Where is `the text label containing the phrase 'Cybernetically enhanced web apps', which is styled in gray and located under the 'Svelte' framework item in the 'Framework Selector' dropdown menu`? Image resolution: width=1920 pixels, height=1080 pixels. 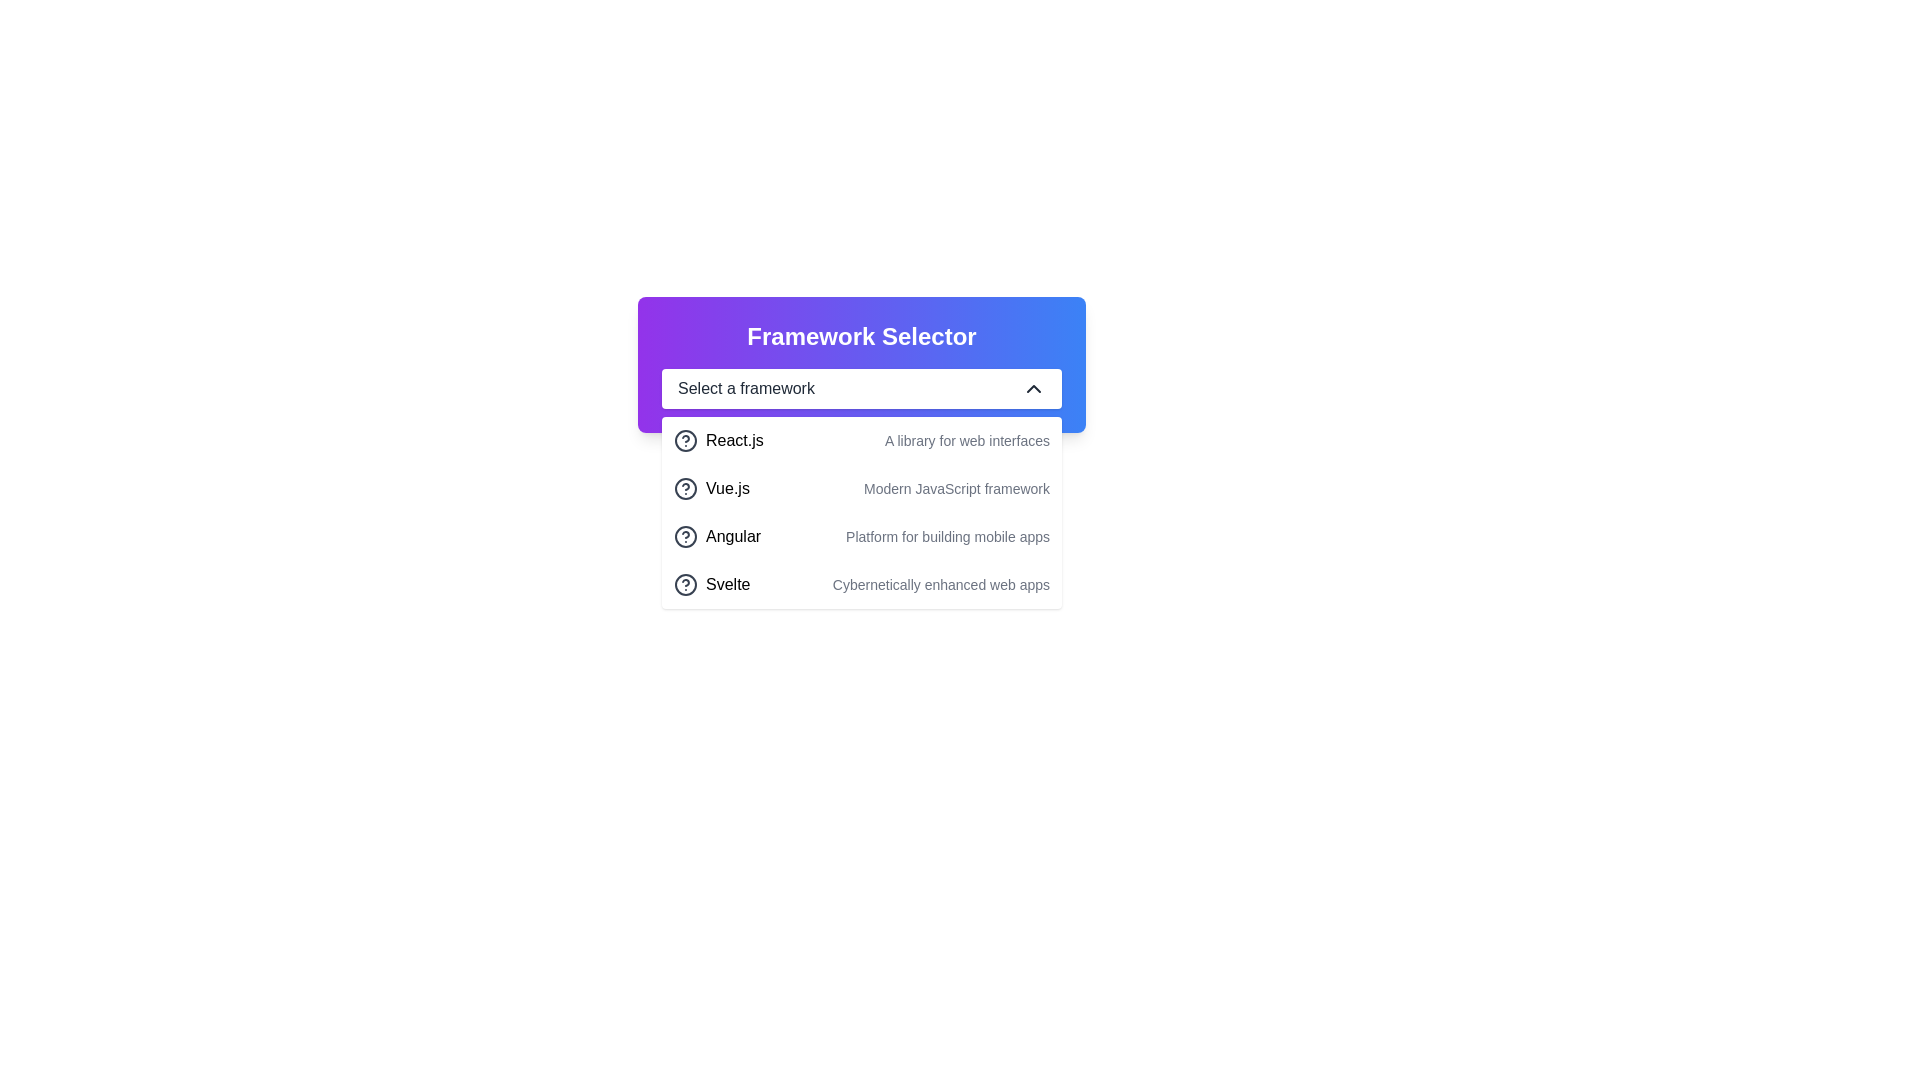
the text label containing the phrase 'Cybernetically enhanced web apps', which is styled in gray and located under the 'Svelte' framework item in the 'Framework Selector' dropdown menu is located at coordinates (940, 585).